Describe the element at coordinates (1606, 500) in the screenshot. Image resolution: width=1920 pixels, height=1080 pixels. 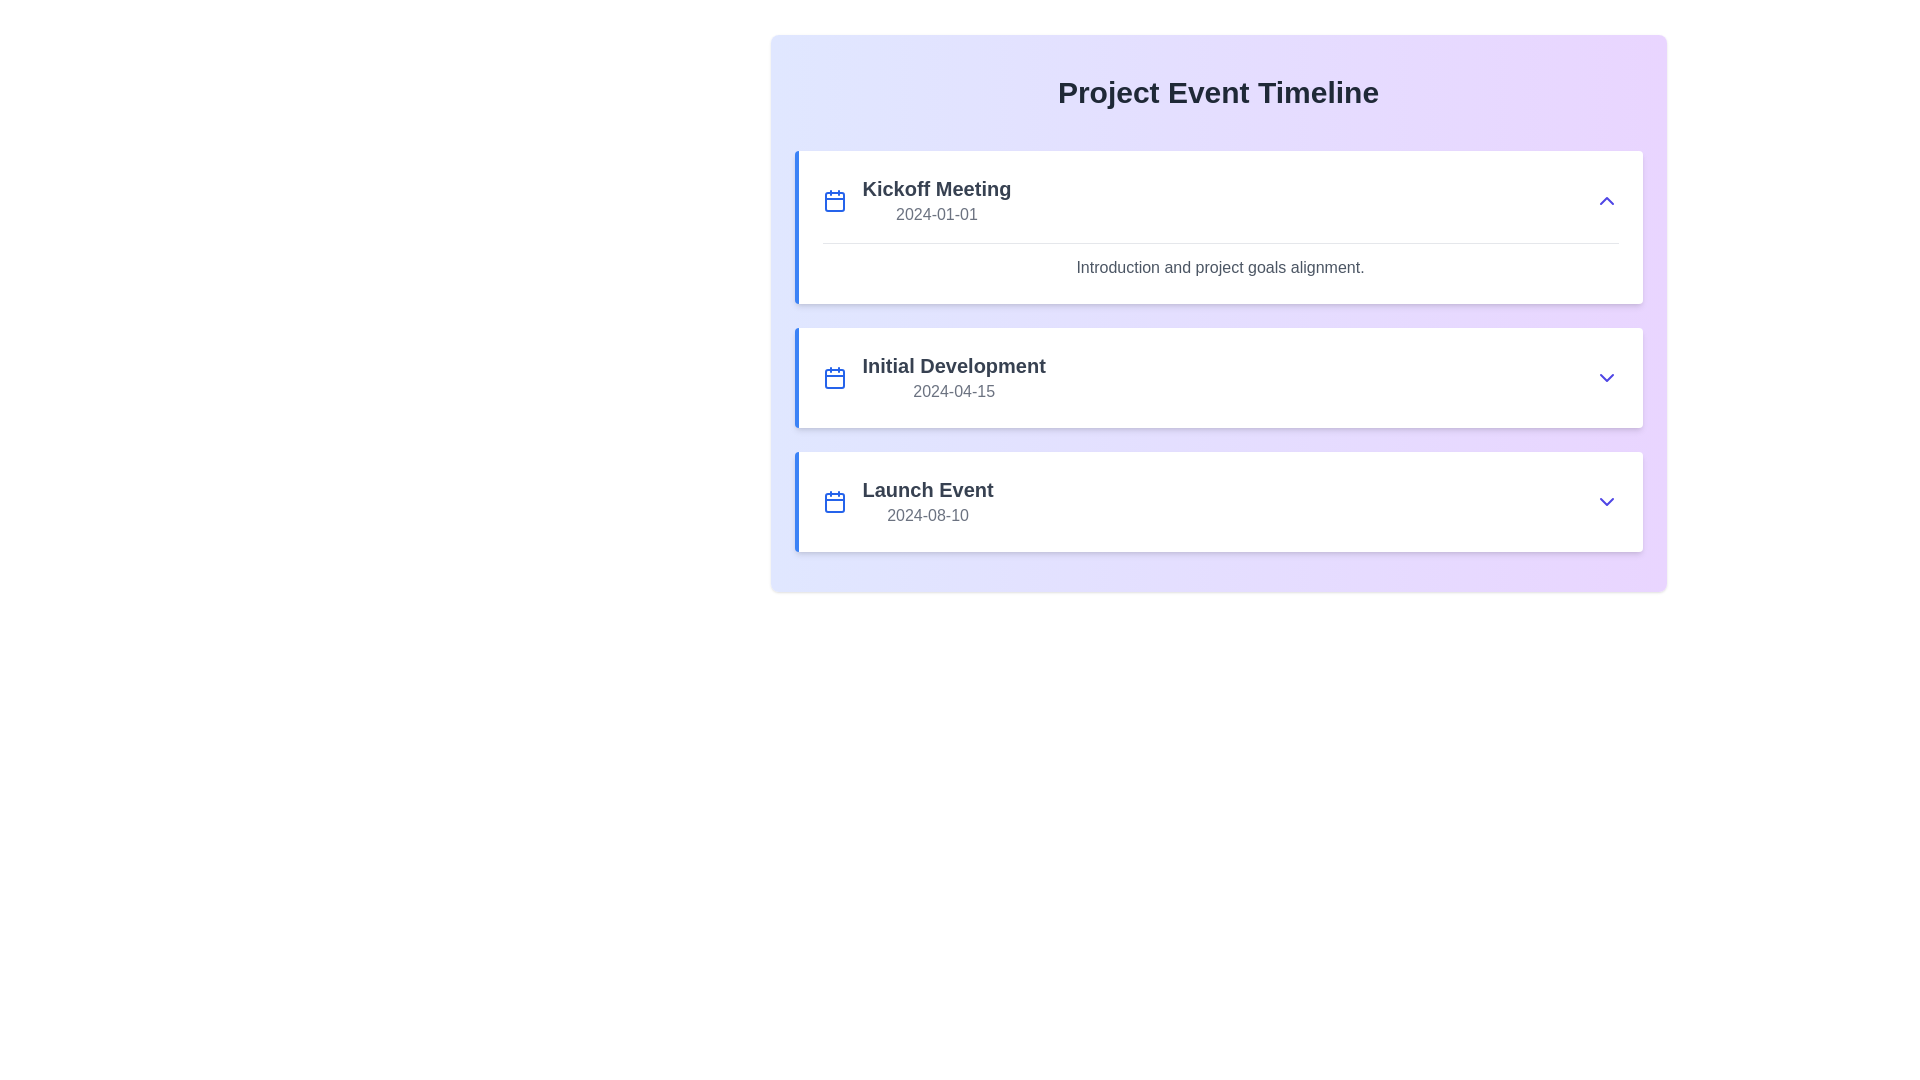
I see `the indigo downward-pointing chevron button located` at that location.